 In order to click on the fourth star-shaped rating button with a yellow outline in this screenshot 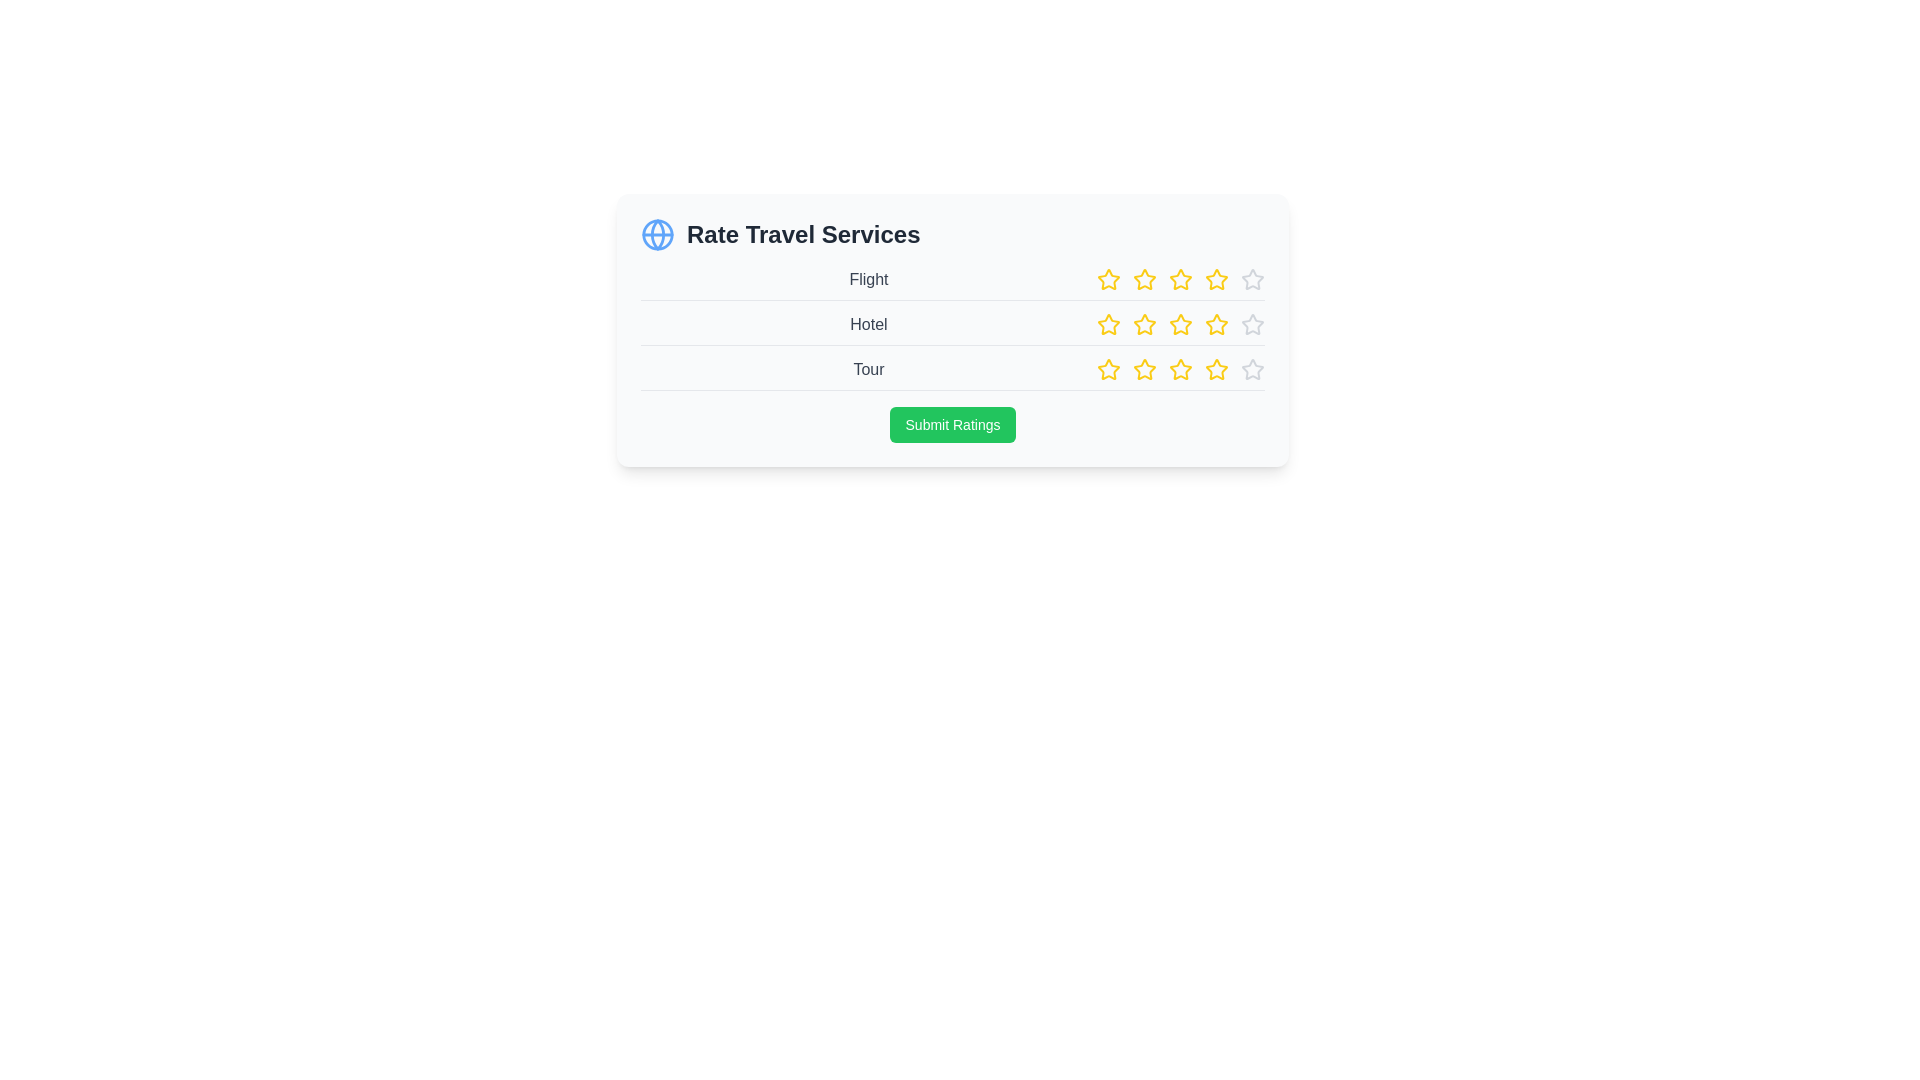, I will do `click(1214, 323)`.